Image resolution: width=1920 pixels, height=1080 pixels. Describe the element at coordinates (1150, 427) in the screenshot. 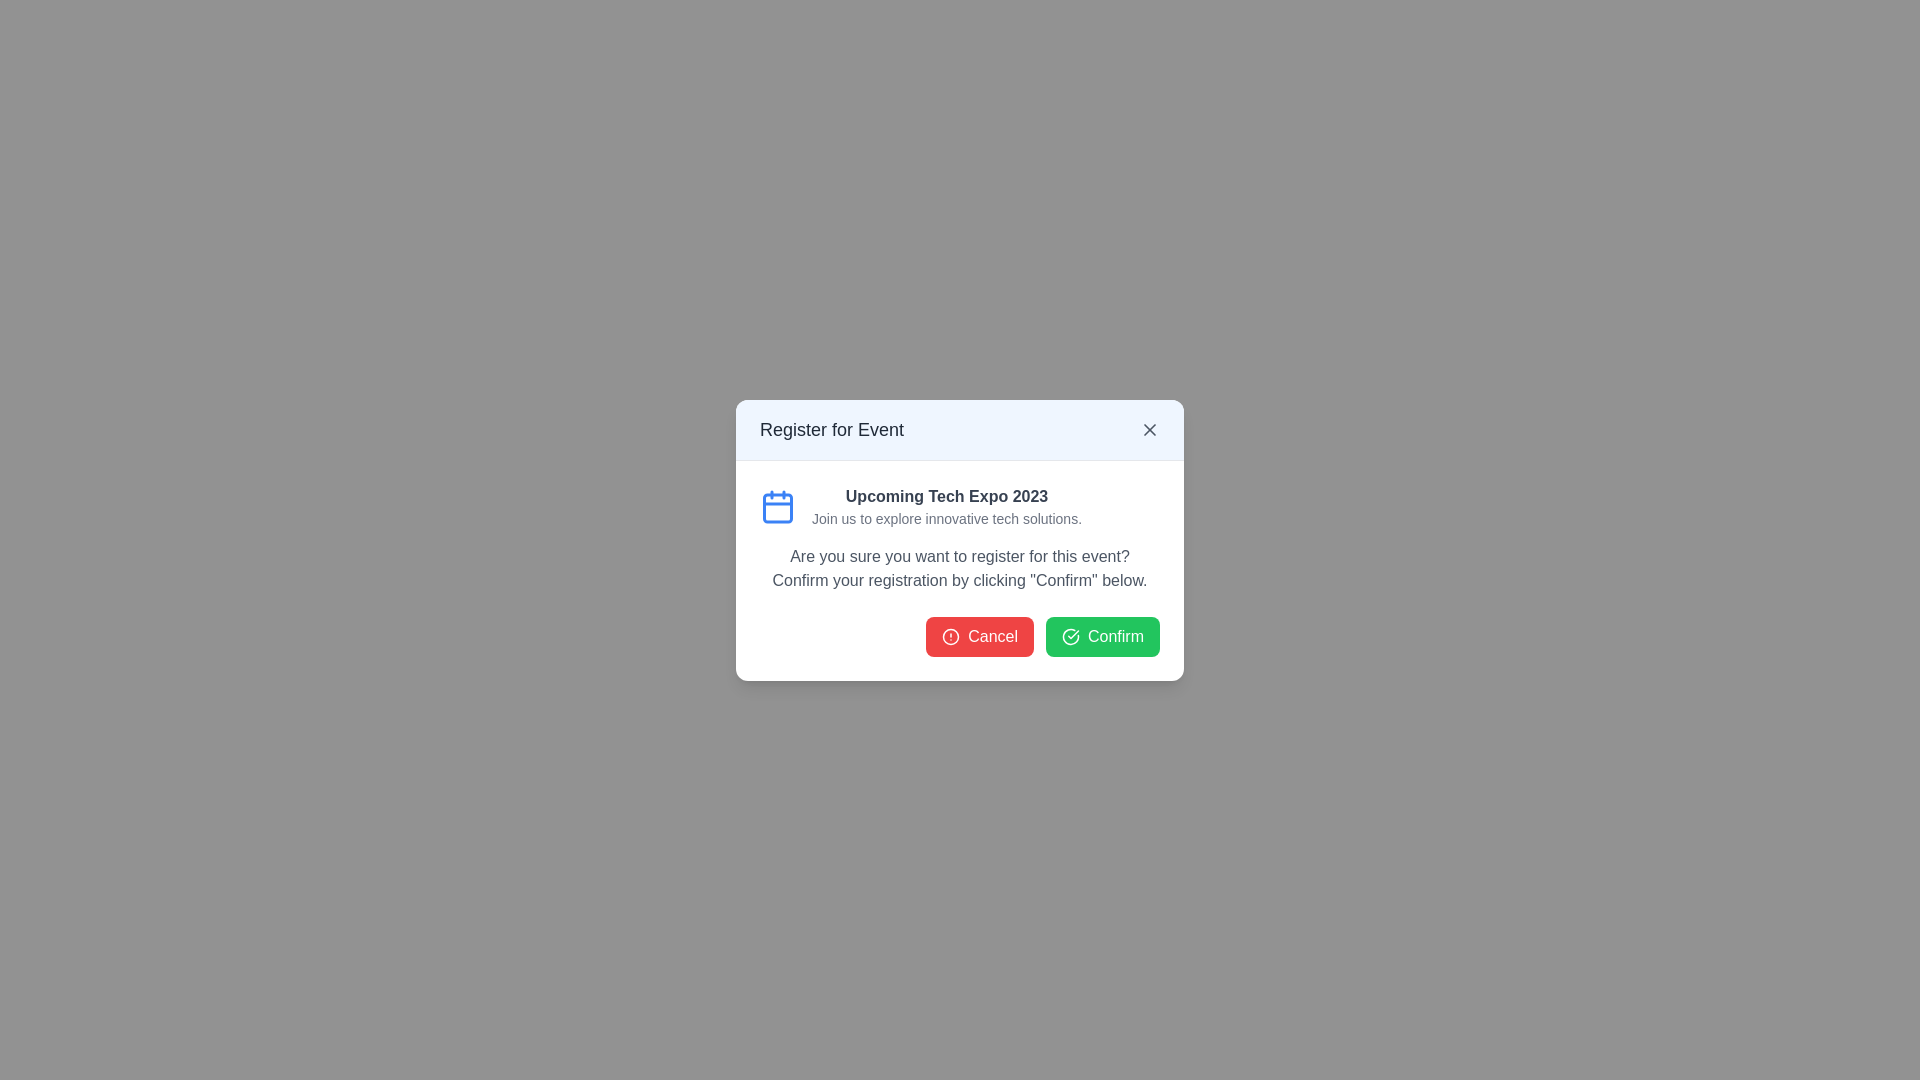

I see `the close or dismiss button located in the top-right corner of the dialog box's header, adjacent to the title 'Register for Event'` at that location.